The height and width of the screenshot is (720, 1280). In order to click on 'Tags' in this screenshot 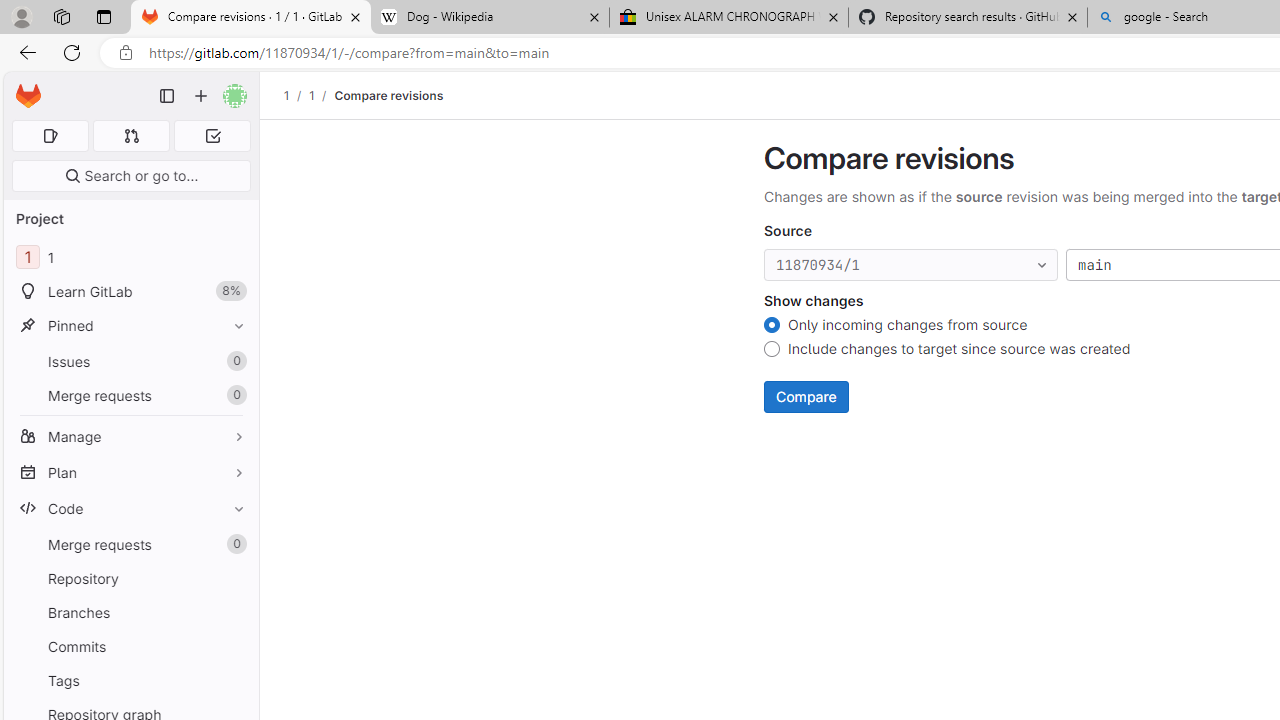, I will do `click(130, 679)`.